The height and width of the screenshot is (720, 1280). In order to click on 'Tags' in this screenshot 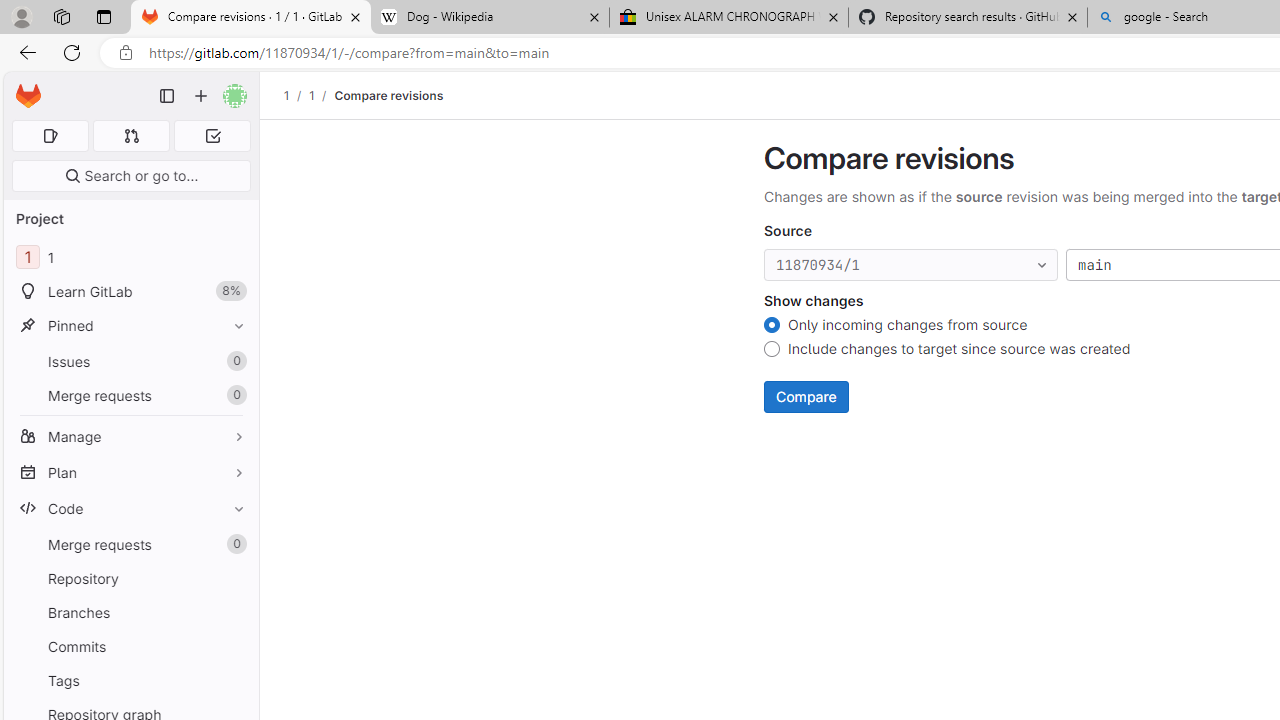, I will do `click(130, 679)`.